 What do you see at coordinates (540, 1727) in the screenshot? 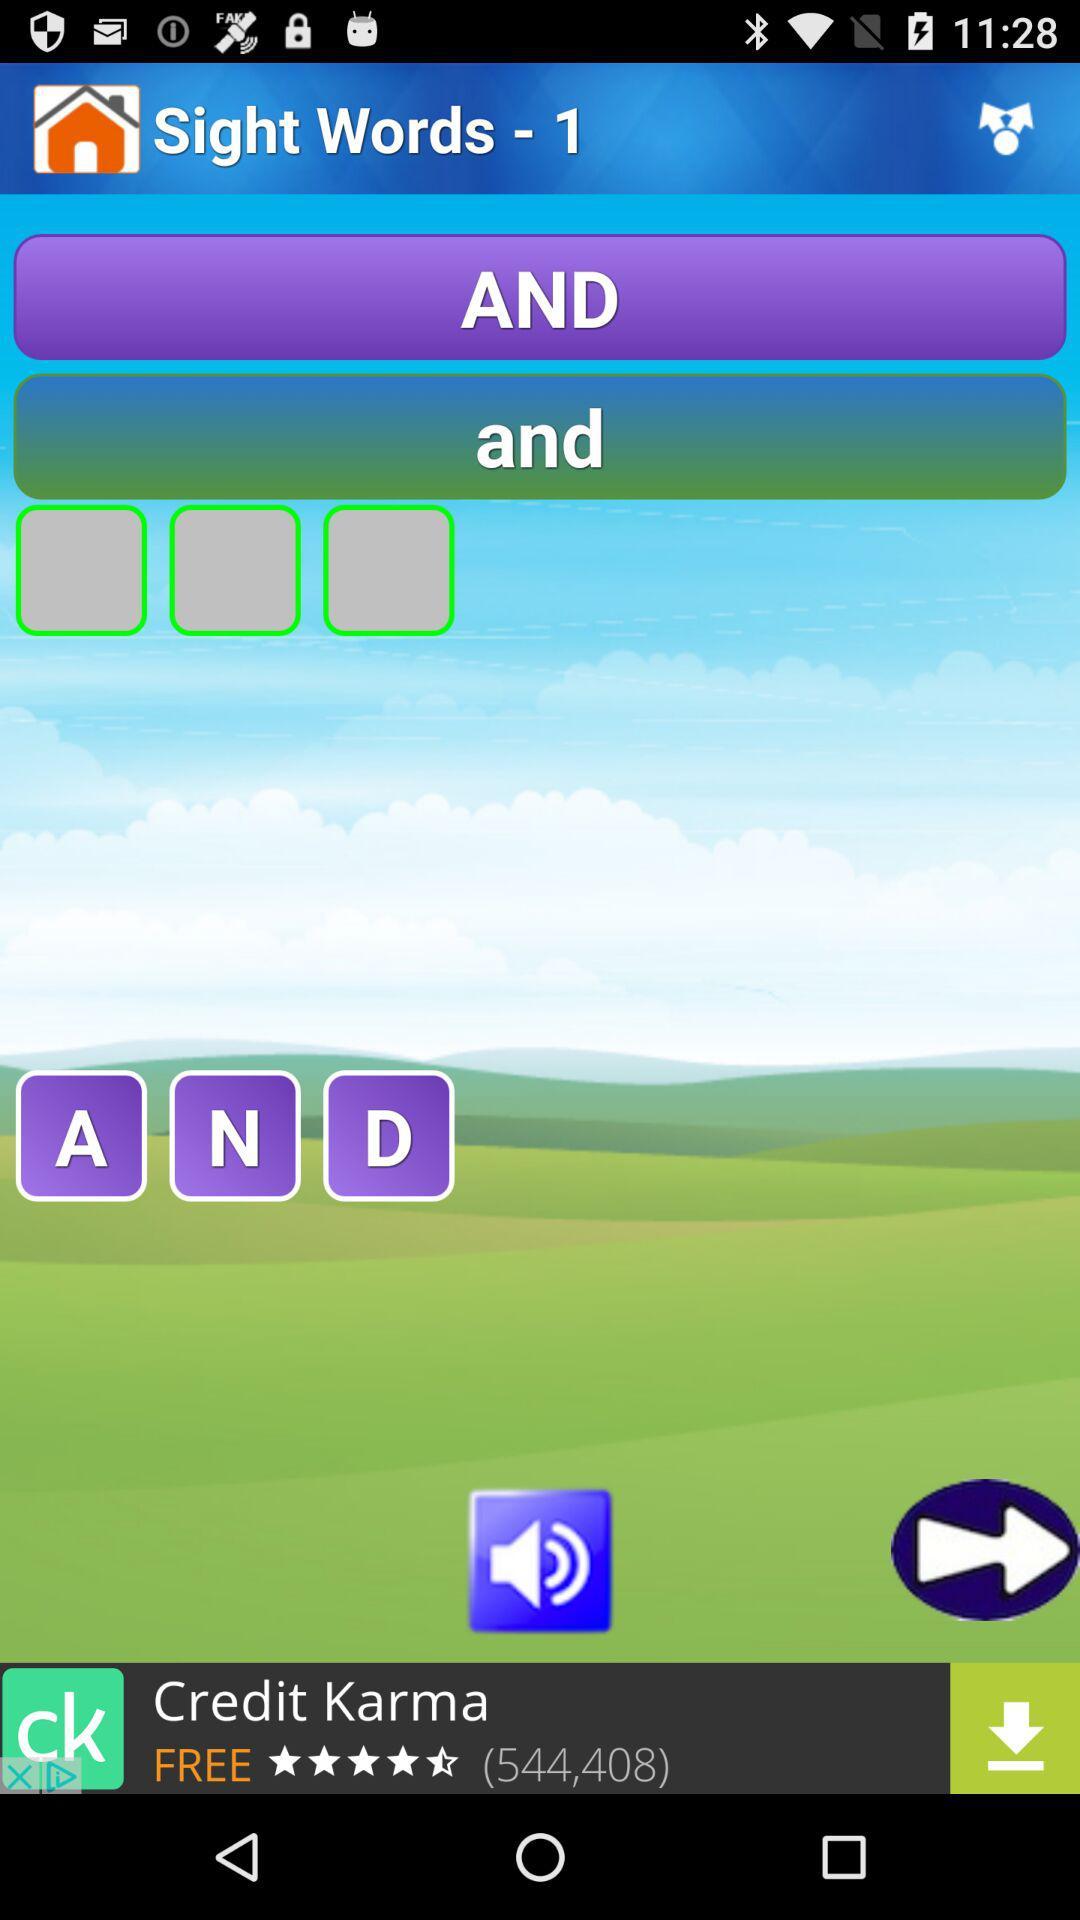
I see `visit credit karma website` at bounding box center [540, 1727].